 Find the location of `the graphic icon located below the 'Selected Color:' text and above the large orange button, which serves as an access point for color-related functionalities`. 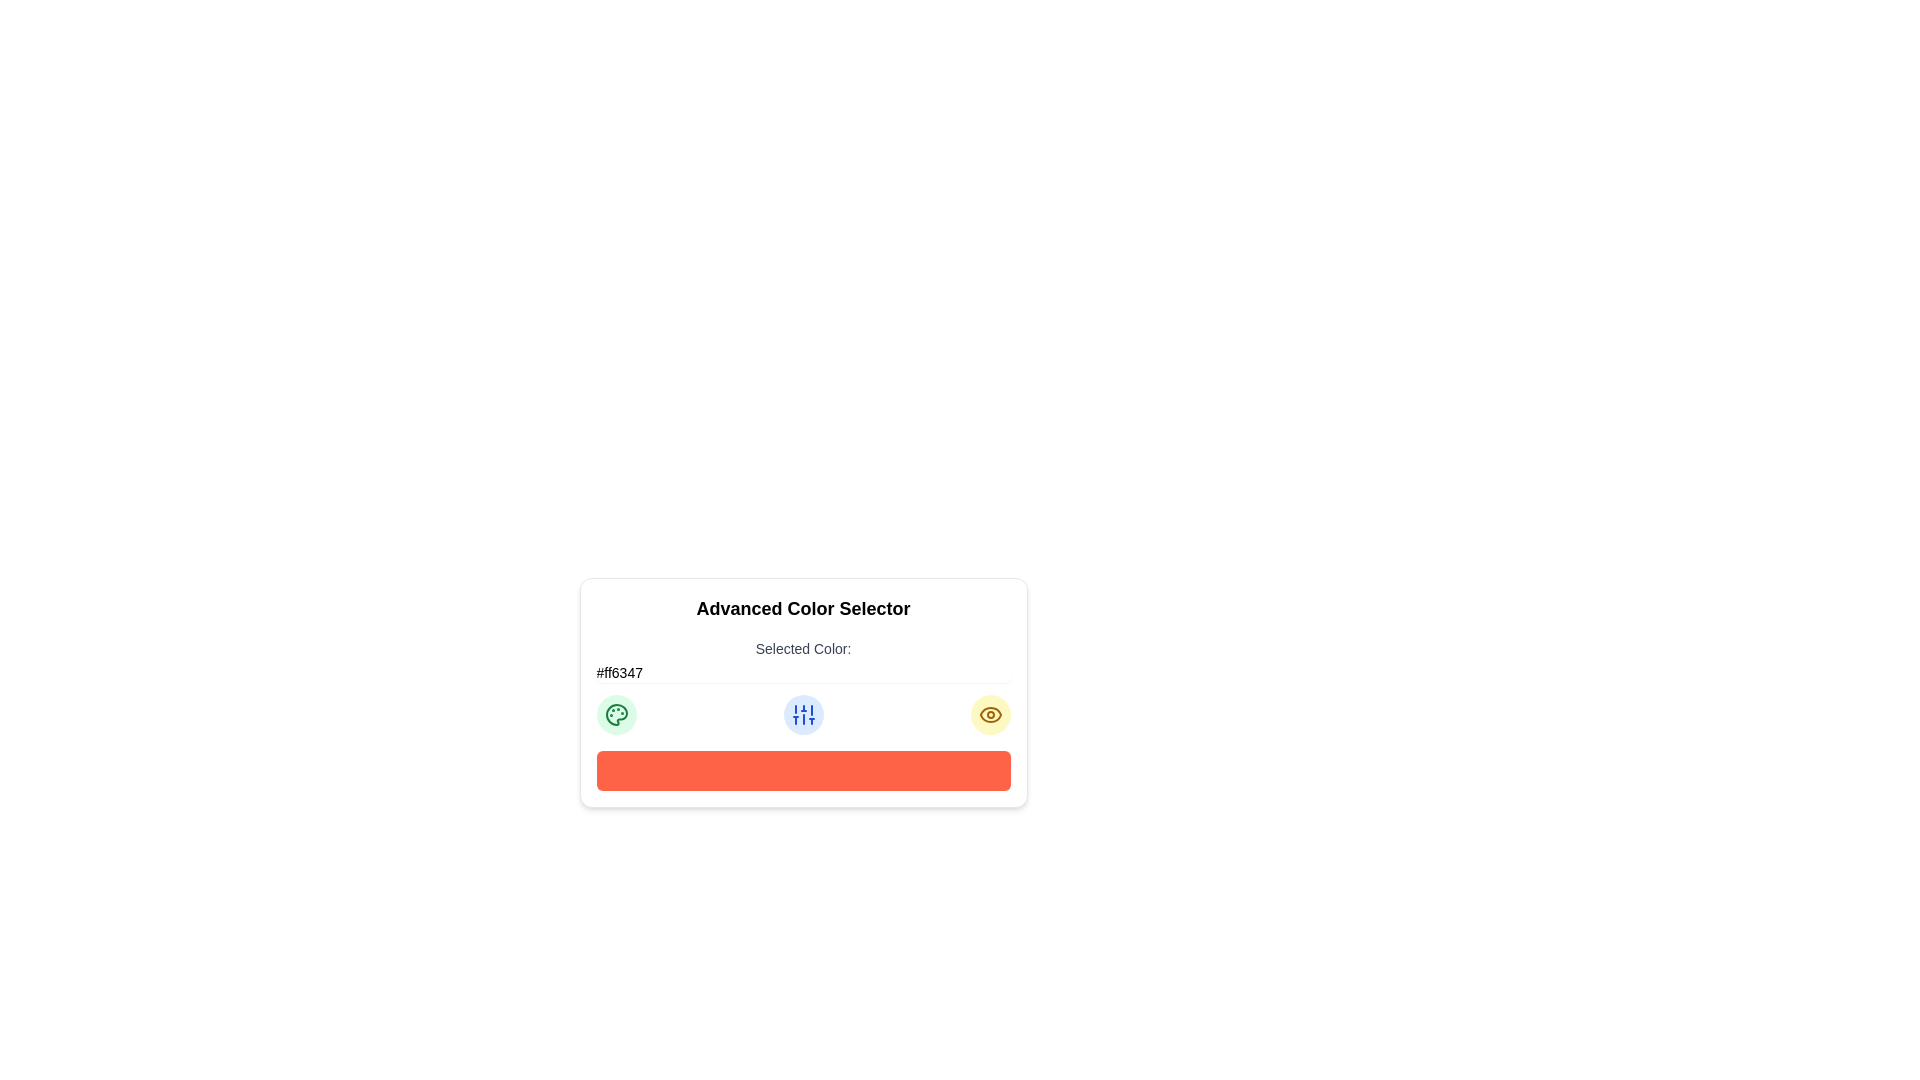

the graphic icon located below the 'Selected Color:' text and above the large orange button, which serves as an access point for color-related functionalities is located at coordinates (615, 713).